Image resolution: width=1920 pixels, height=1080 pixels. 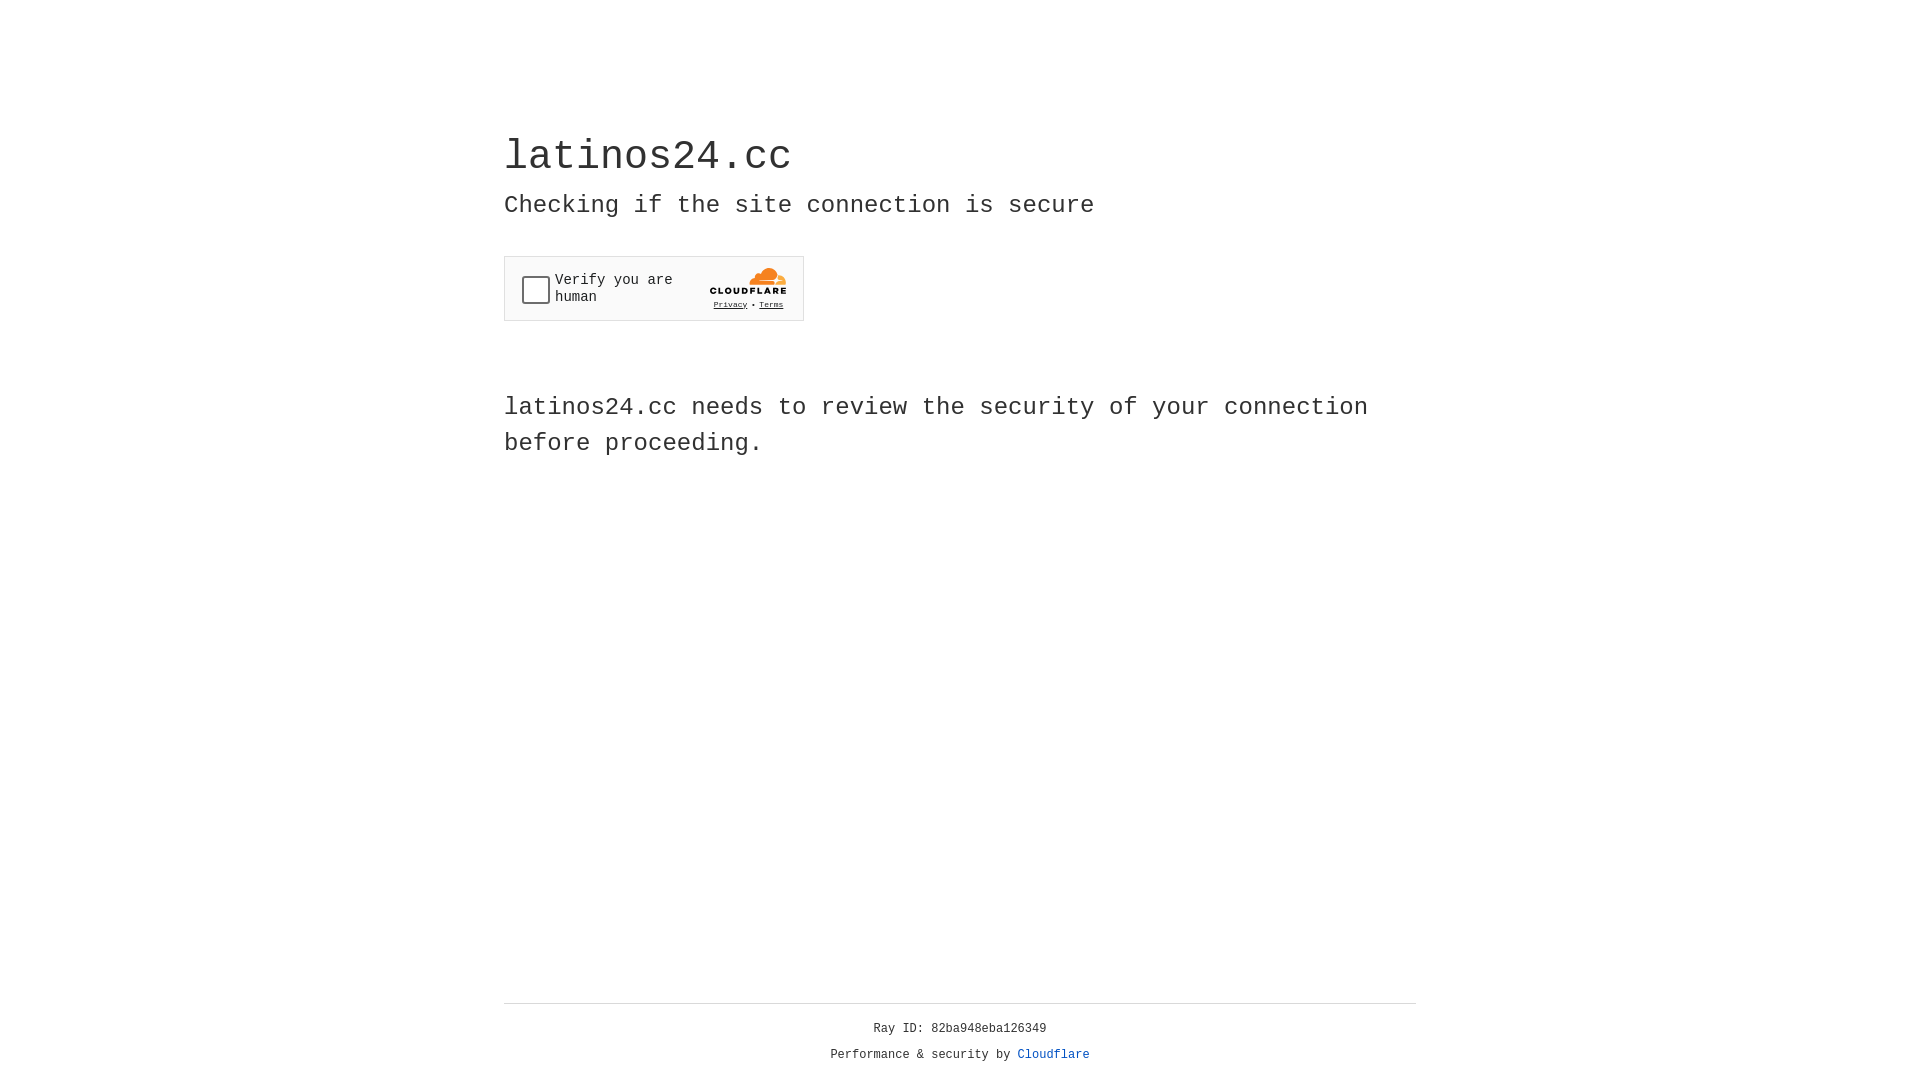 What do you see at coordinates (653, 288) in the screenshot?
I see `'Widget containing a Cloudflare security challenge'` at bounding box center [653, 288].